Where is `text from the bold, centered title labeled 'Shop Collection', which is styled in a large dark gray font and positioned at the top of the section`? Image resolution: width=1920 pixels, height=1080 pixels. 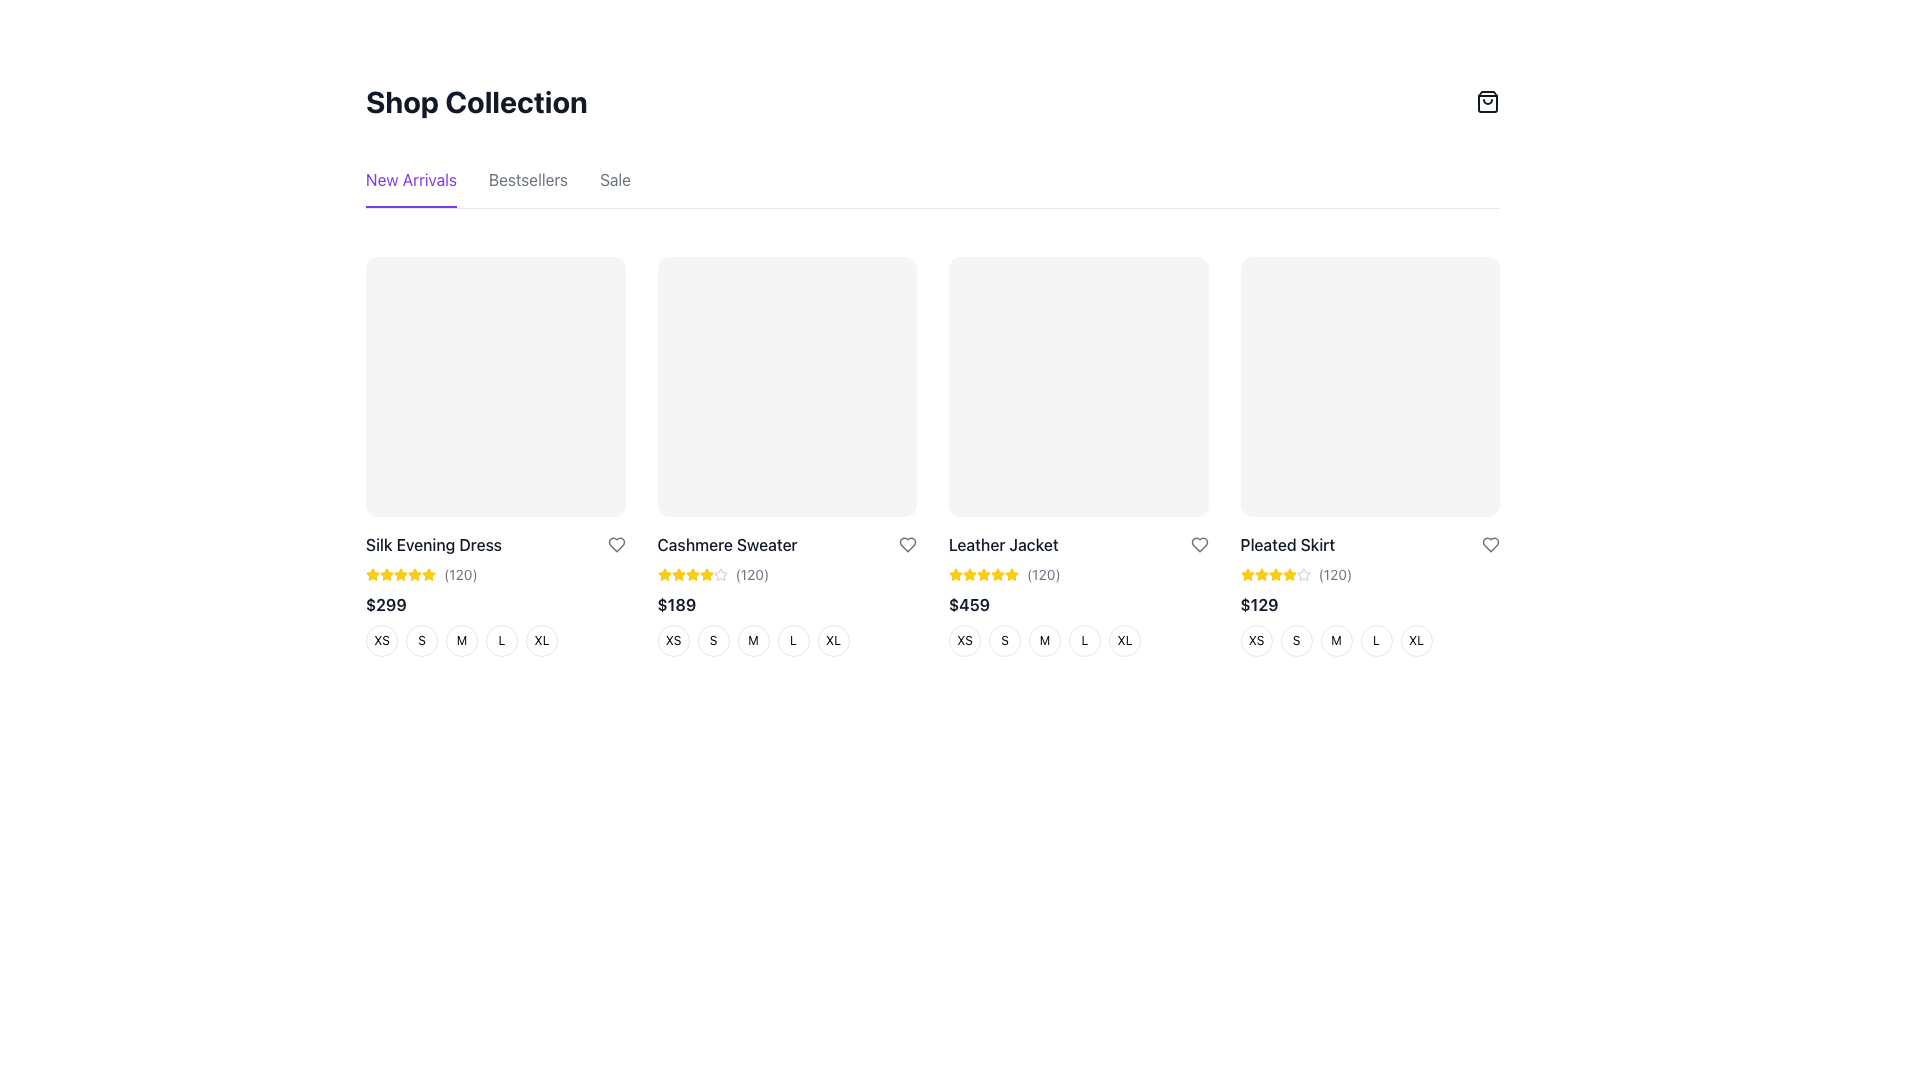
text from the bold, centered title labeled 'Shop Collection', which is styled in a large dark gray font and positioned at the top of the section is located at coordinates (475, 101).